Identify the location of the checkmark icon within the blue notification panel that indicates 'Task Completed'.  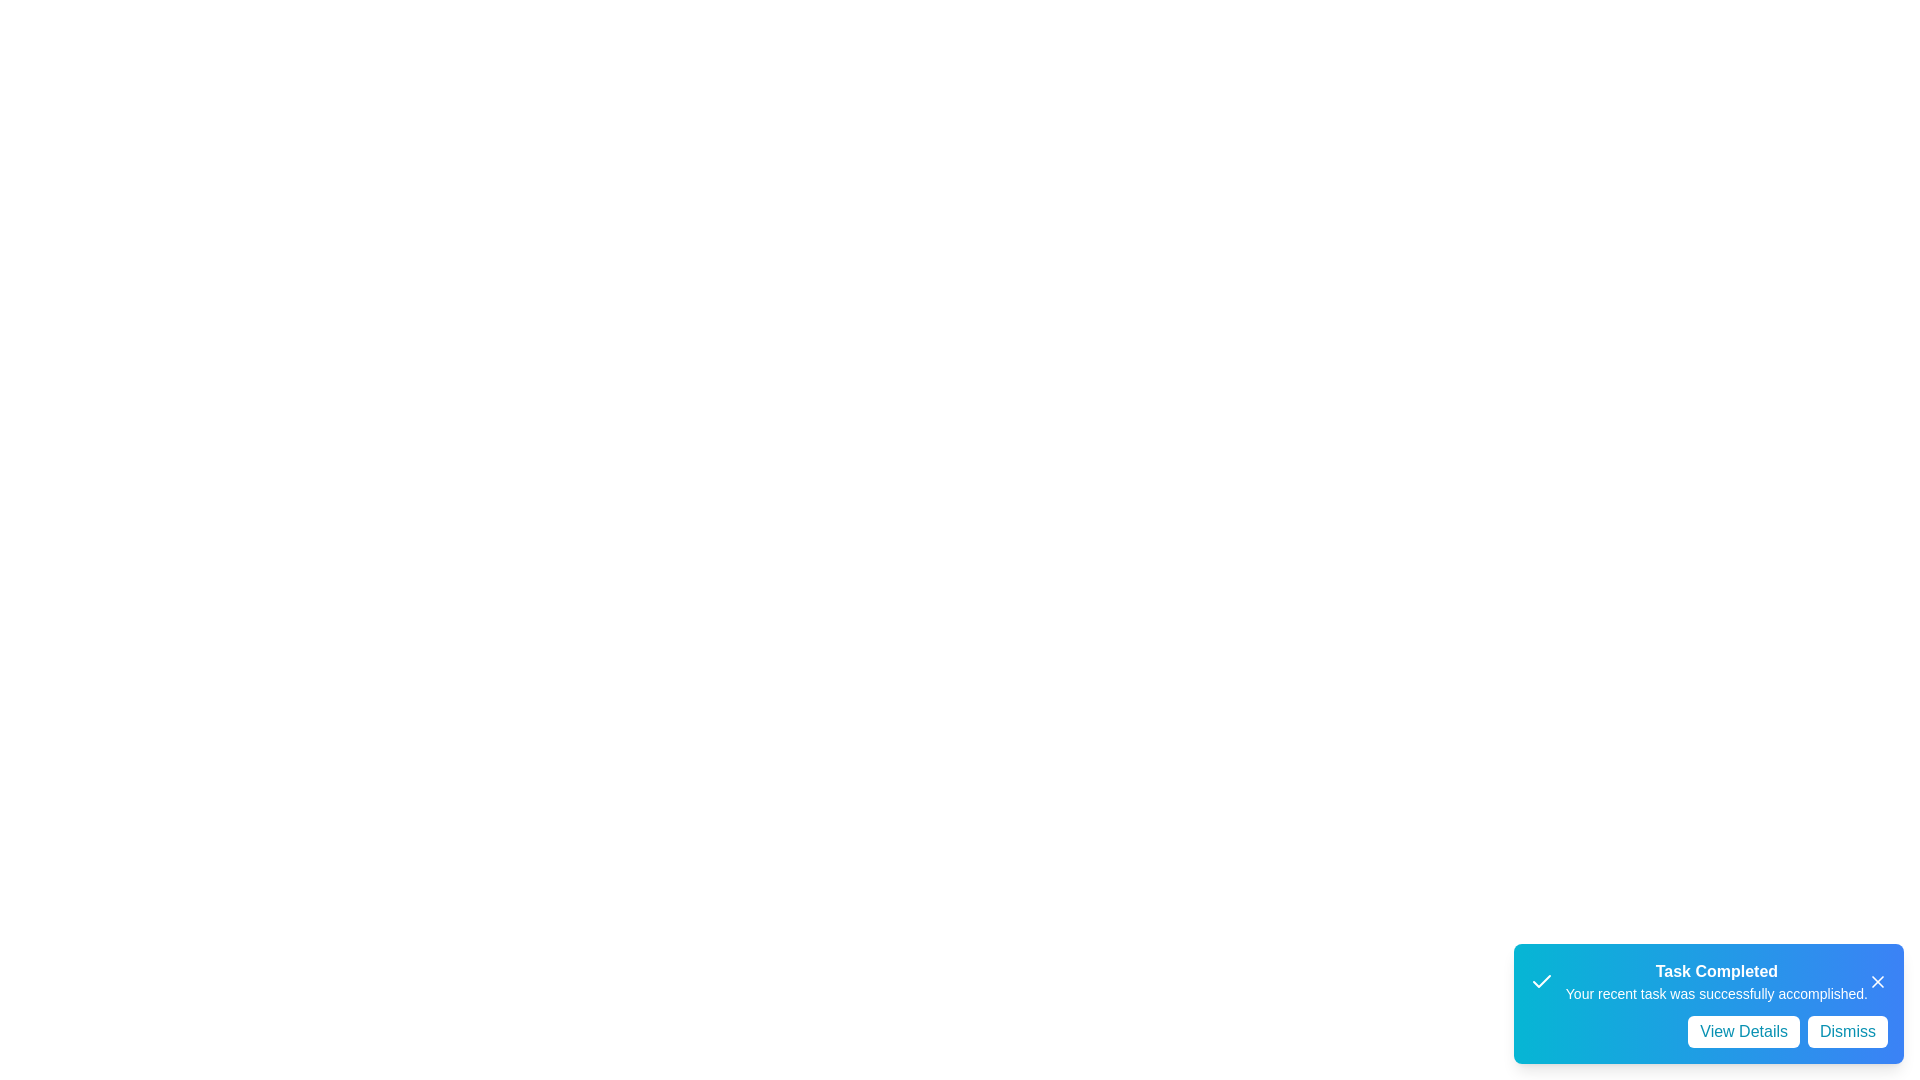
(1540, 981).